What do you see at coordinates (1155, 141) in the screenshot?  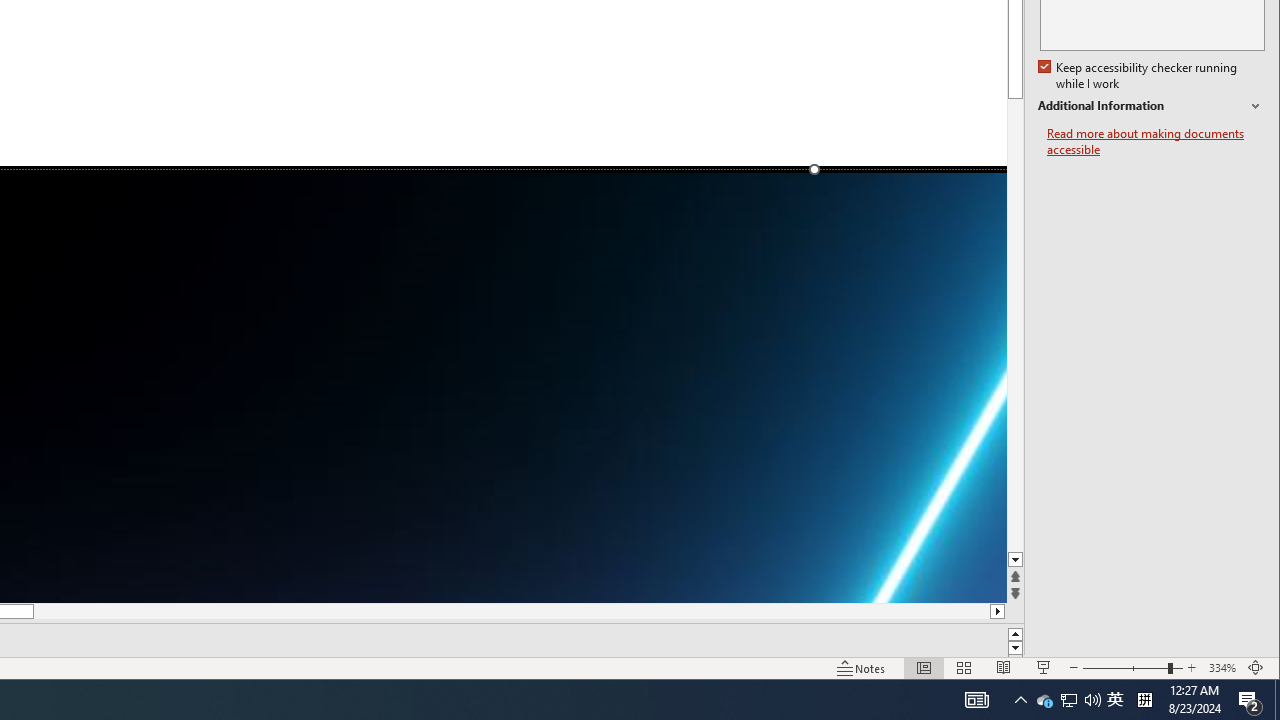 I see `'Read more about making documents accessible'` at bounding box center [1155, 141].